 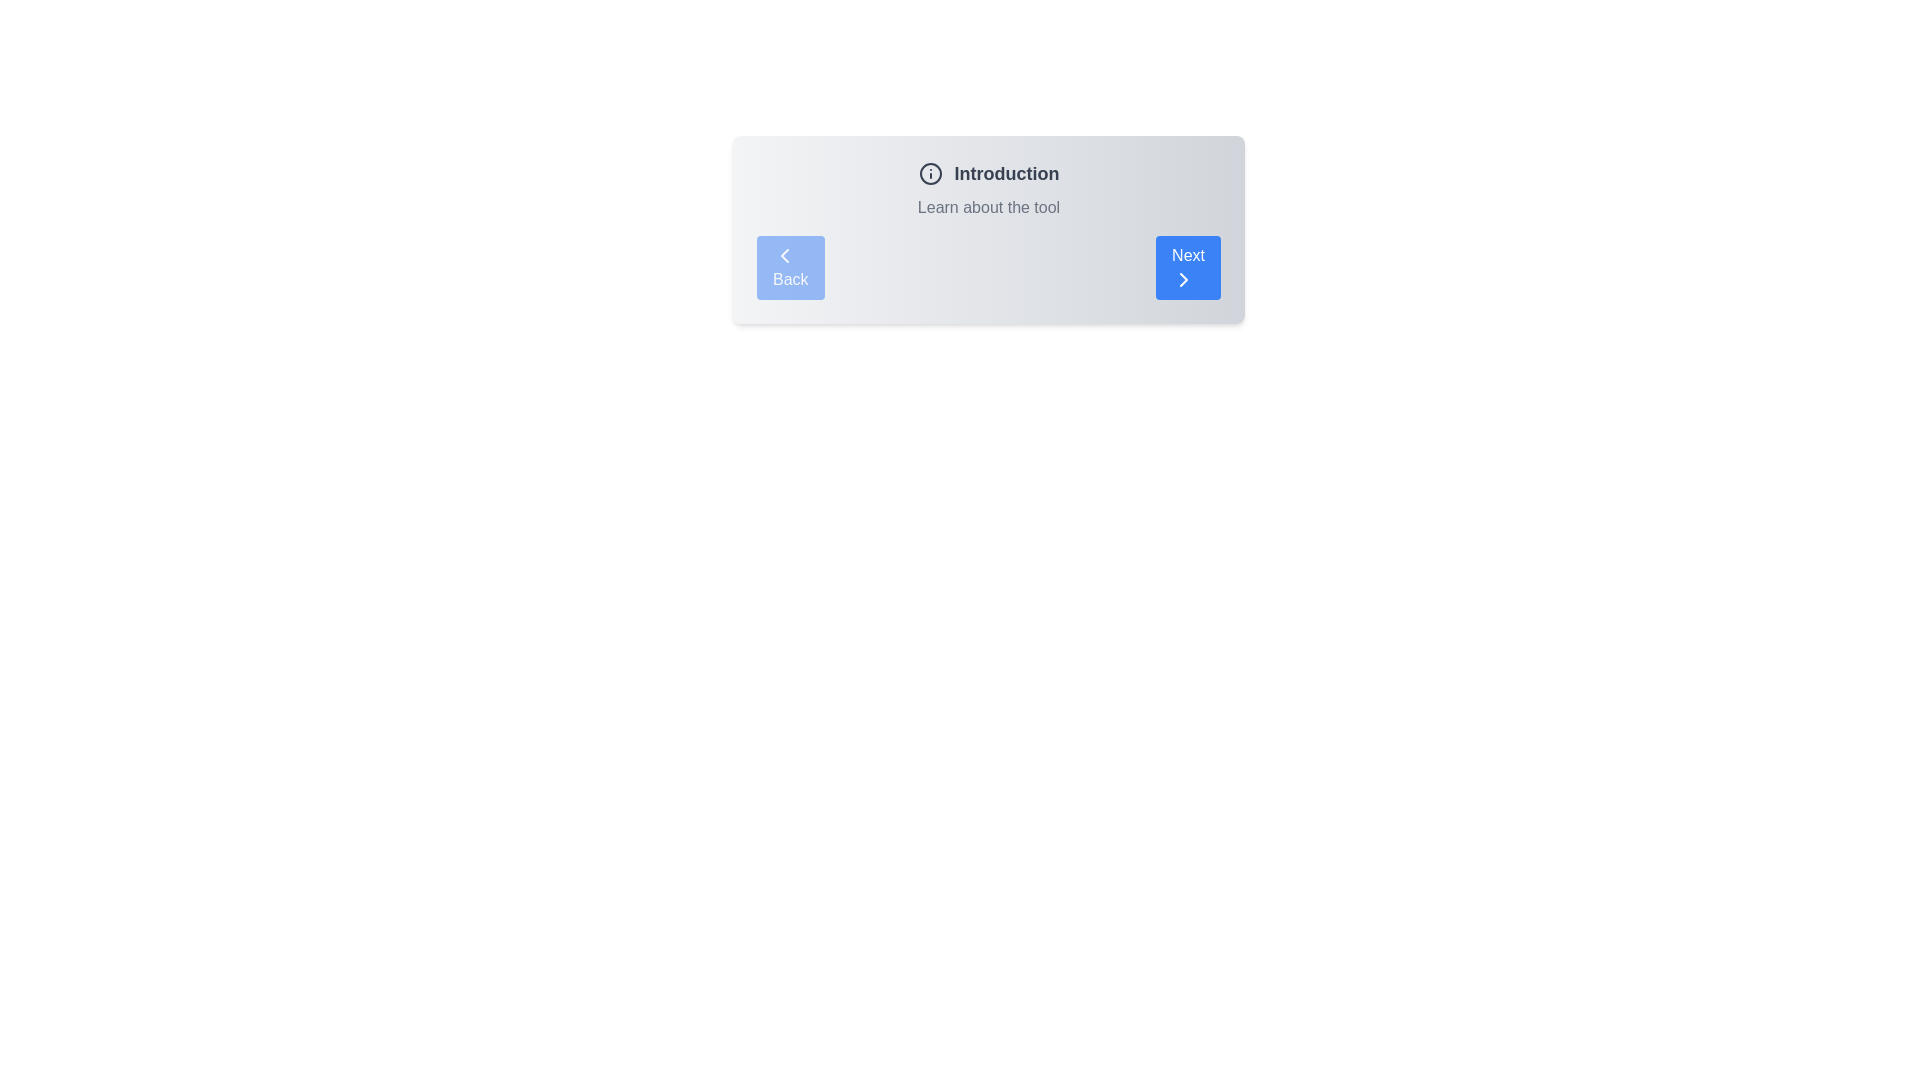 I want to click on the navigational button located to the left of the 'Next' button, so click(x=789, y=266).